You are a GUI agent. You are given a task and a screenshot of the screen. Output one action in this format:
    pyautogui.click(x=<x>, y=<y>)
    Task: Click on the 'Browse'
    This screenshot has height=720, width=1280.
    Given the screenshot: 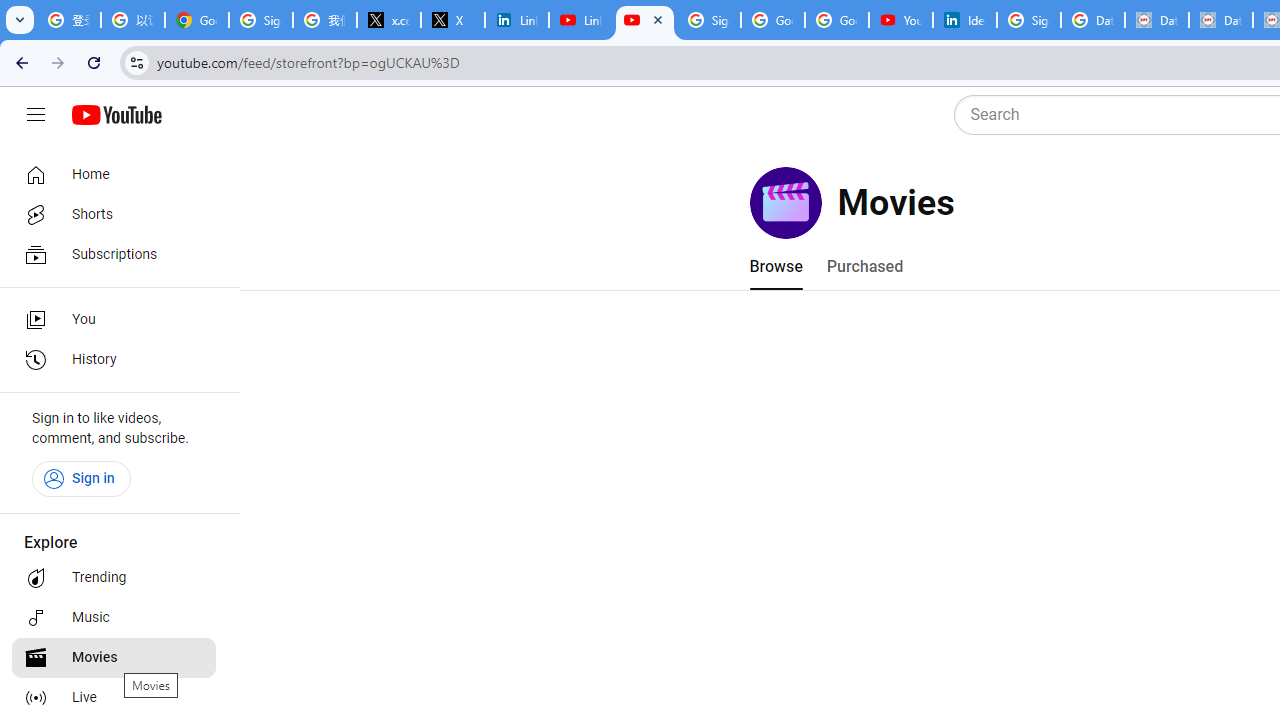 What is the action you would take?
    pyautogui.click(x=774, y=266)
    